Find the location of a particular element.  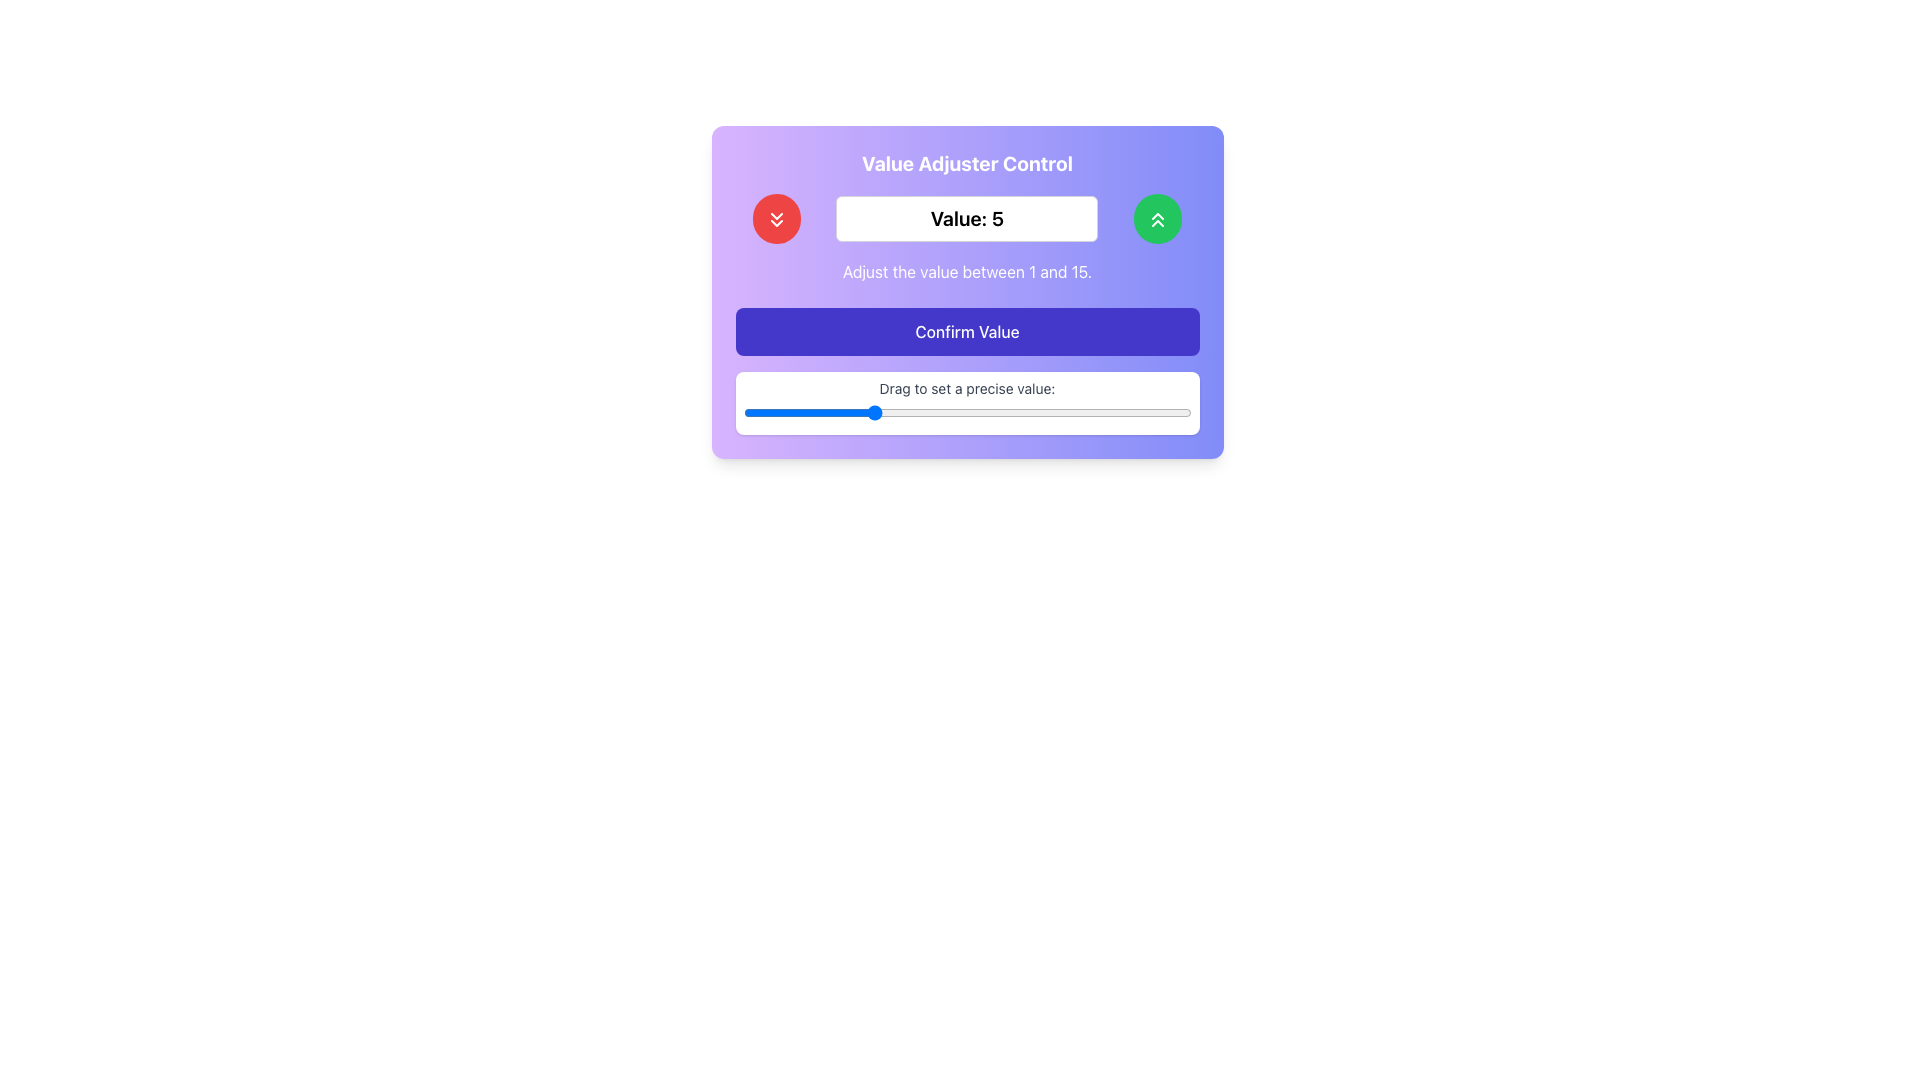

the static text element that informs users about the valid range for value adjustment, located in the 'Value Adjuster Control' card component, directly below the value display field is located at coordinates (967, 271).